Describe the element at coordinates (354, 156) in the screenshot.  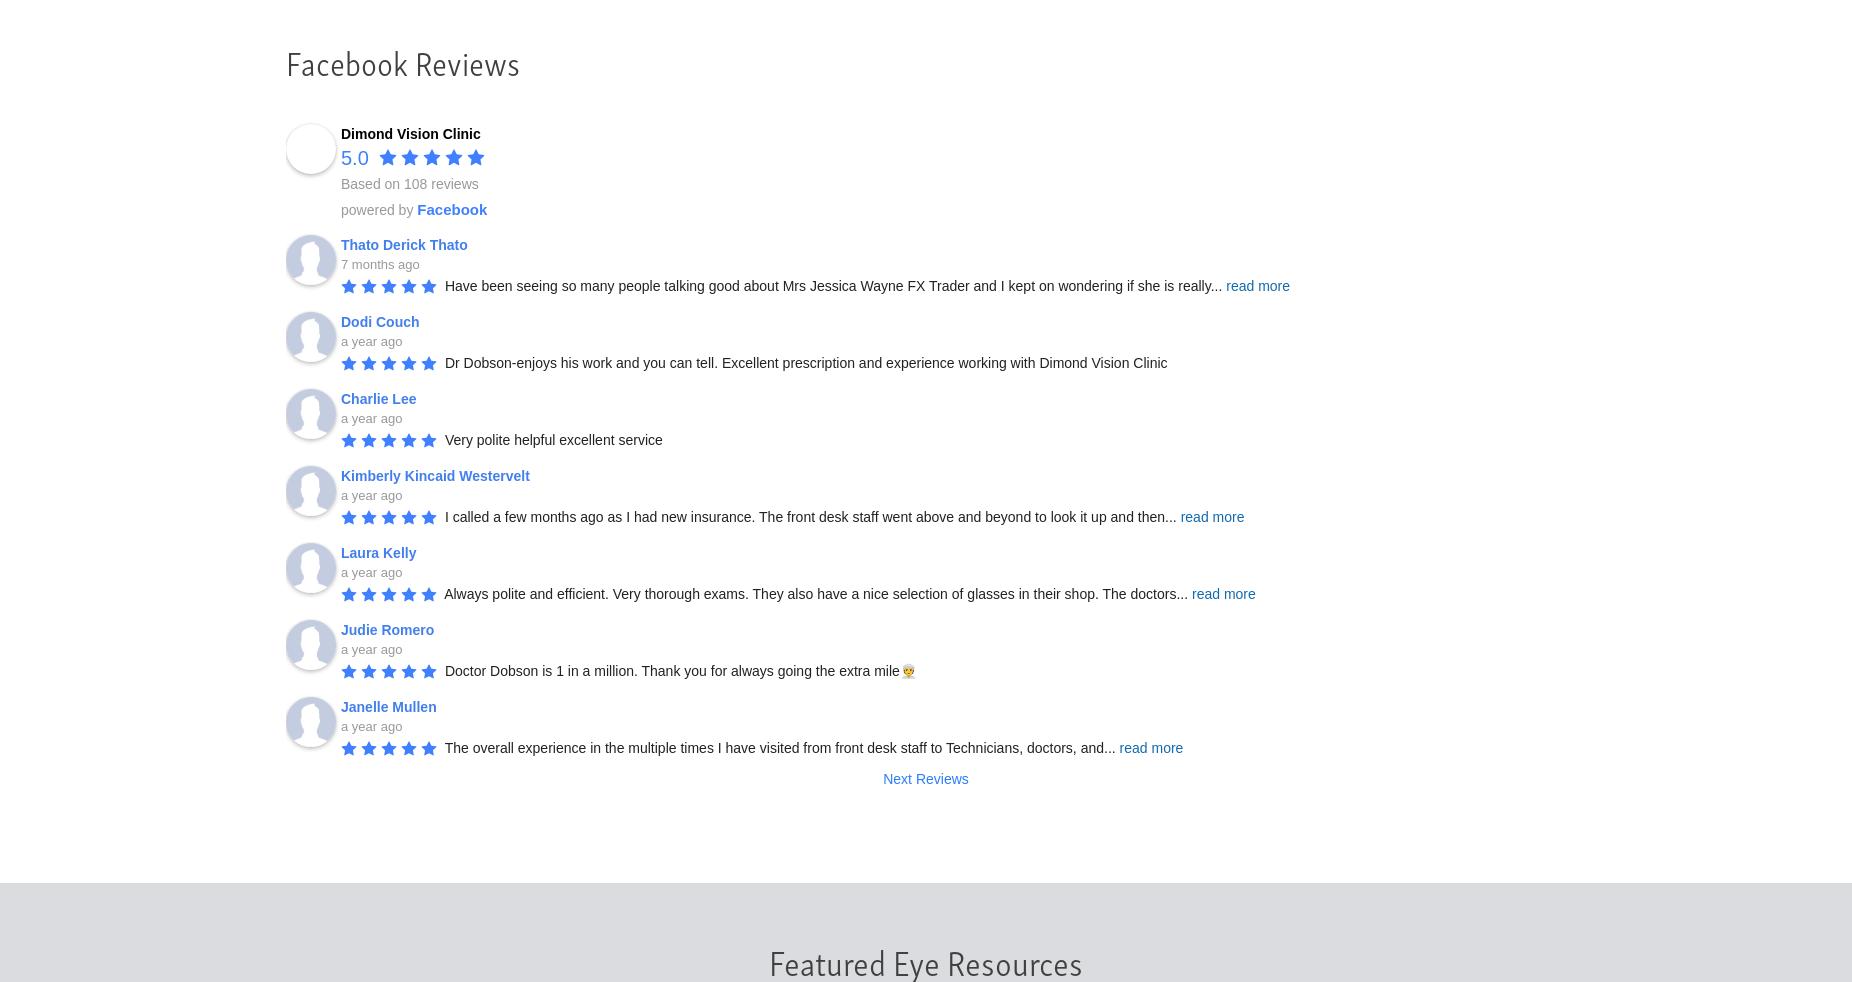
I see `'5.0'` at that location.